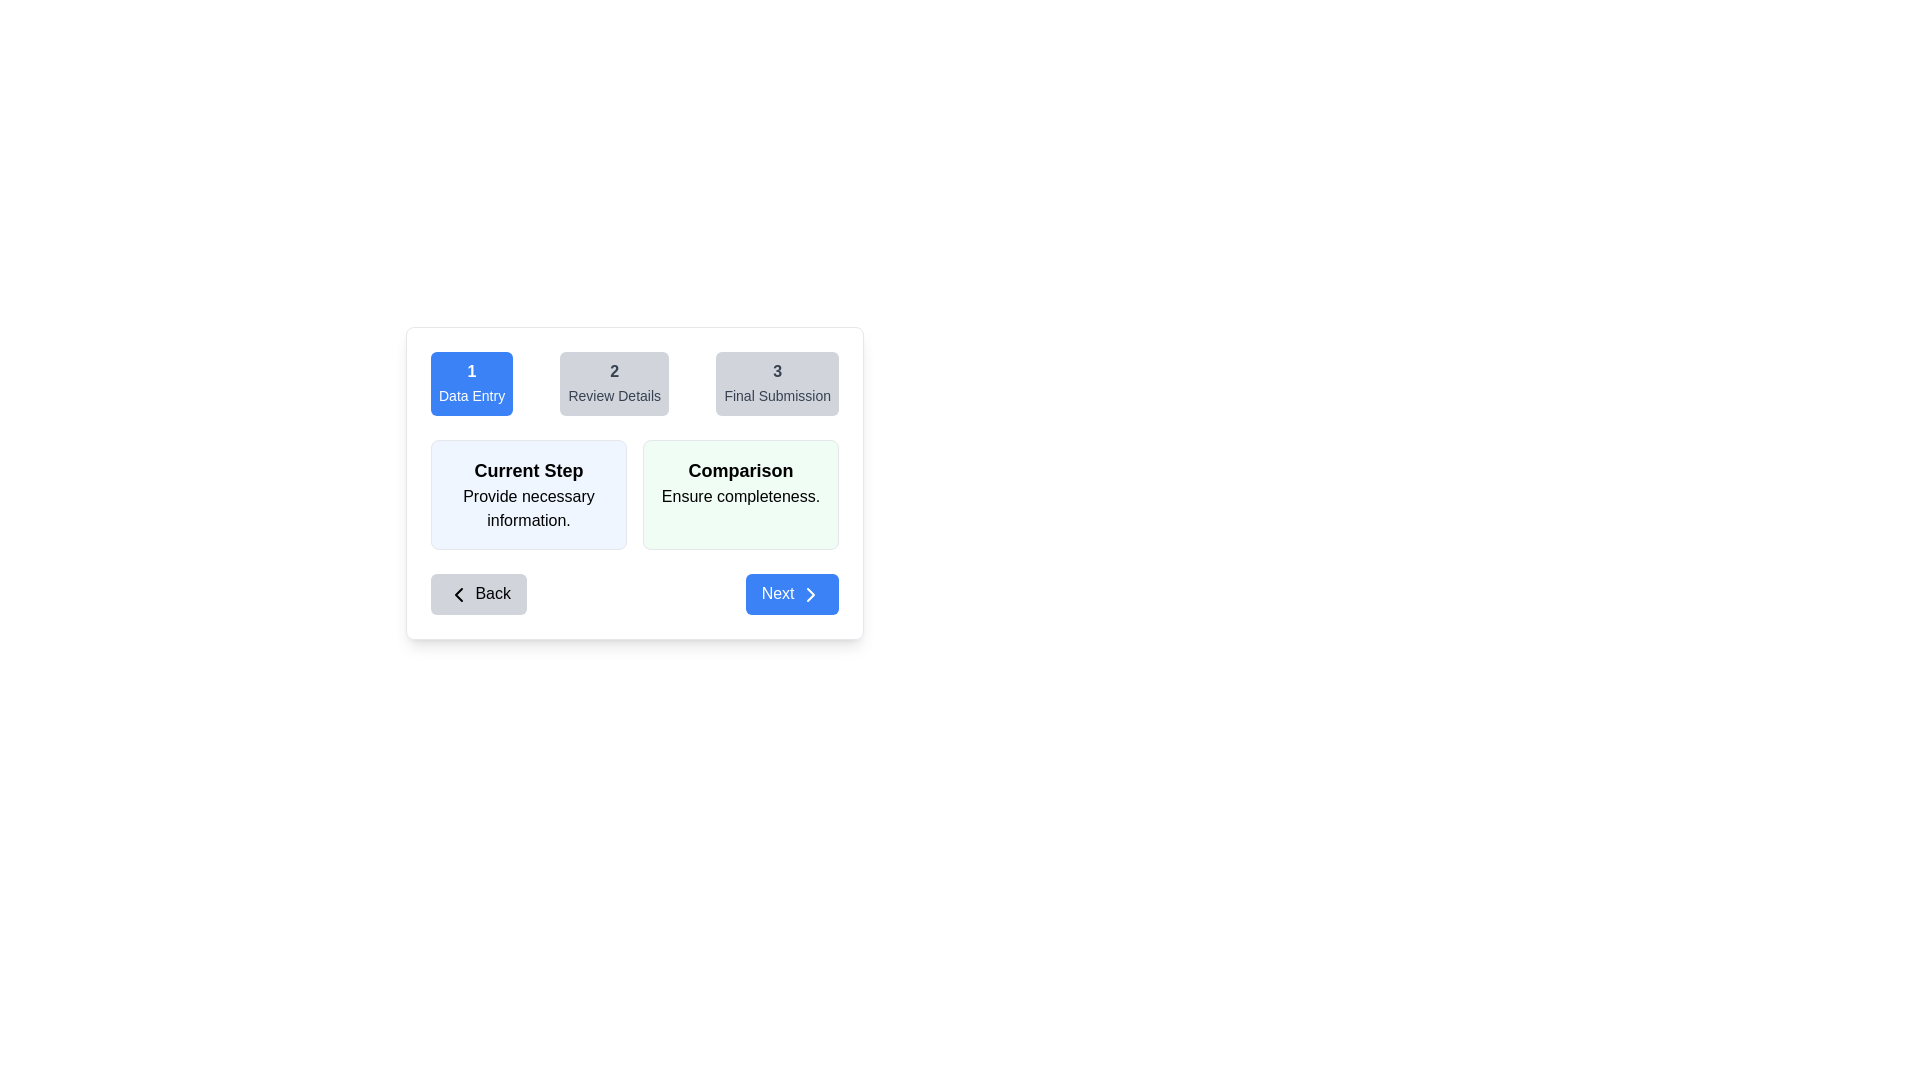 This screenshot has width=1920, height=1080. I want to click on the text label displaying 'Review Details', which is styled in a smaller gray font and located under the number '2' in the second column of a horizontal step indicator, so click(613, 396).